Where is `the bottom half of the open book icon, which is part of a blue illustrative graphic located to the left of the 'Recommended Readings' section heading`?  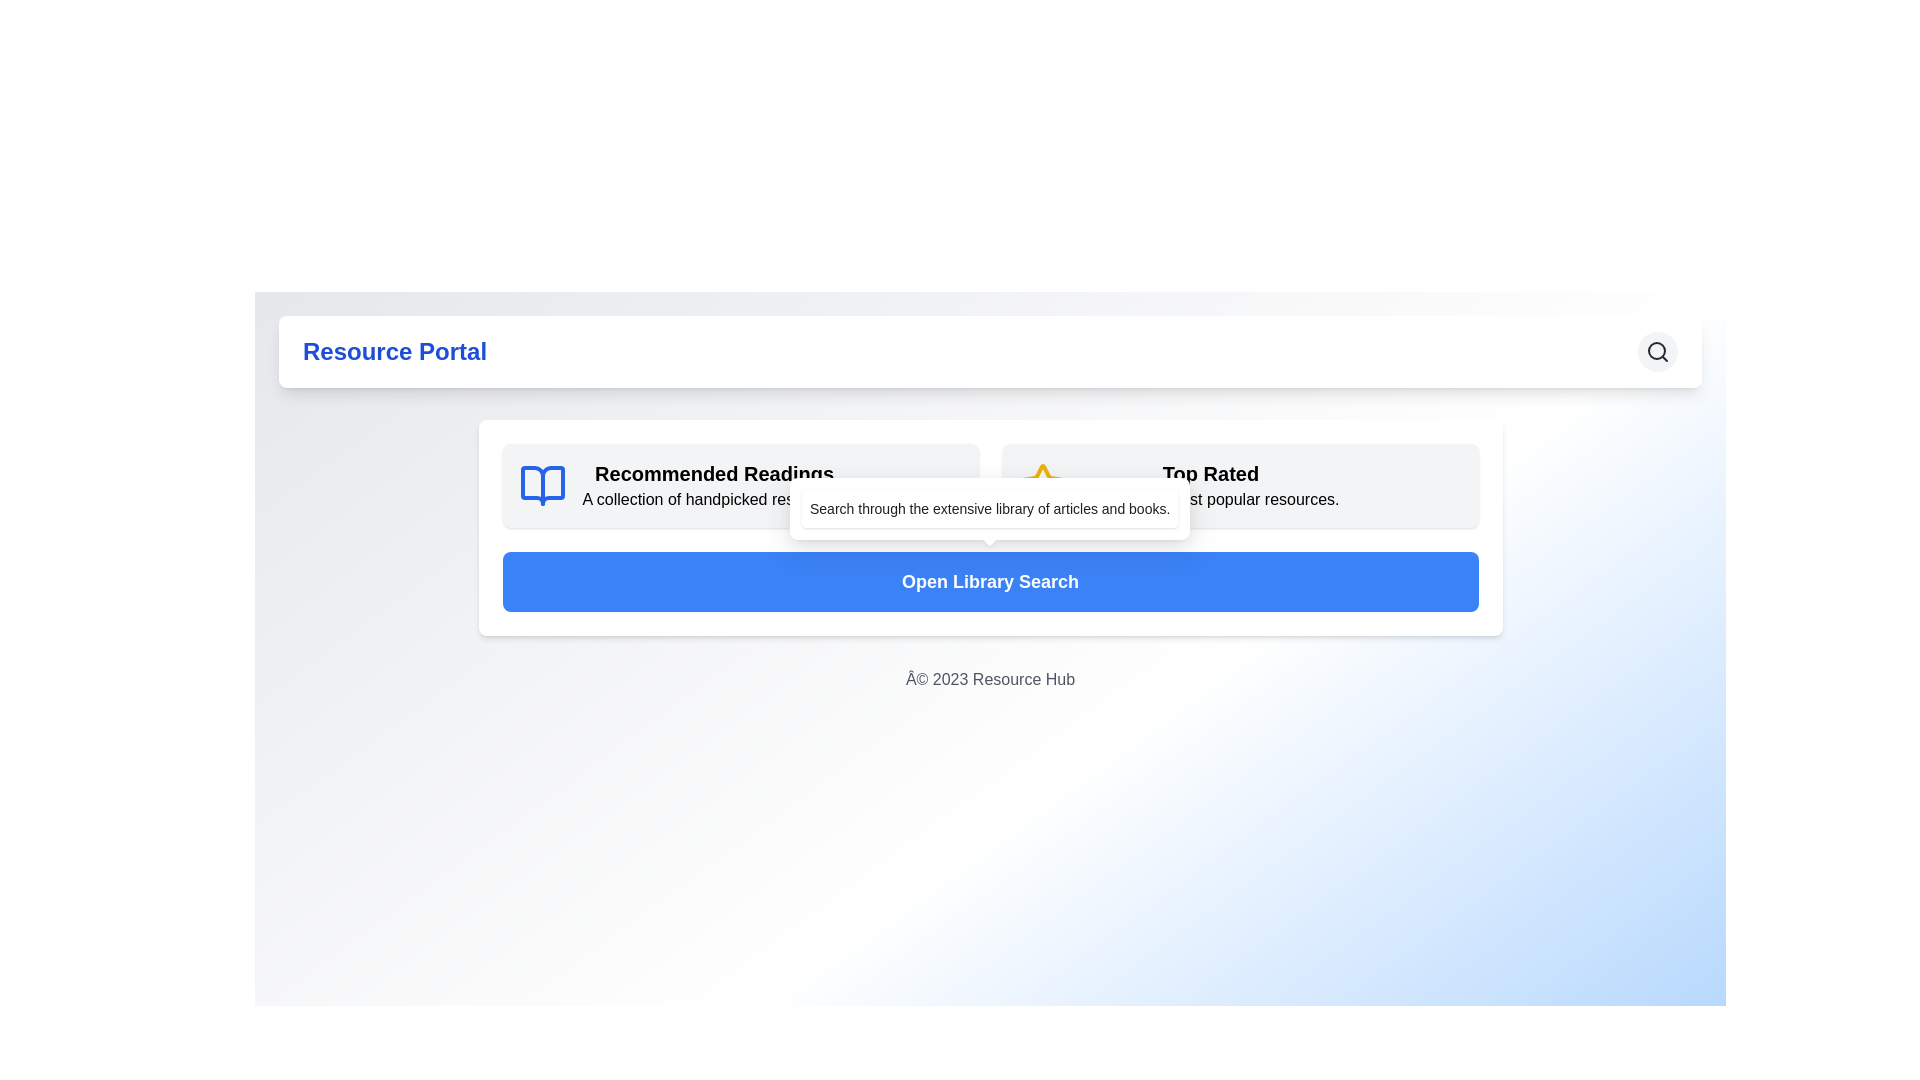
the bottom half of the open book icon, which is part of a blue illustrative graphic located to the left of the 'Recommended Readings' section heading is located at coordinates (542, 486).